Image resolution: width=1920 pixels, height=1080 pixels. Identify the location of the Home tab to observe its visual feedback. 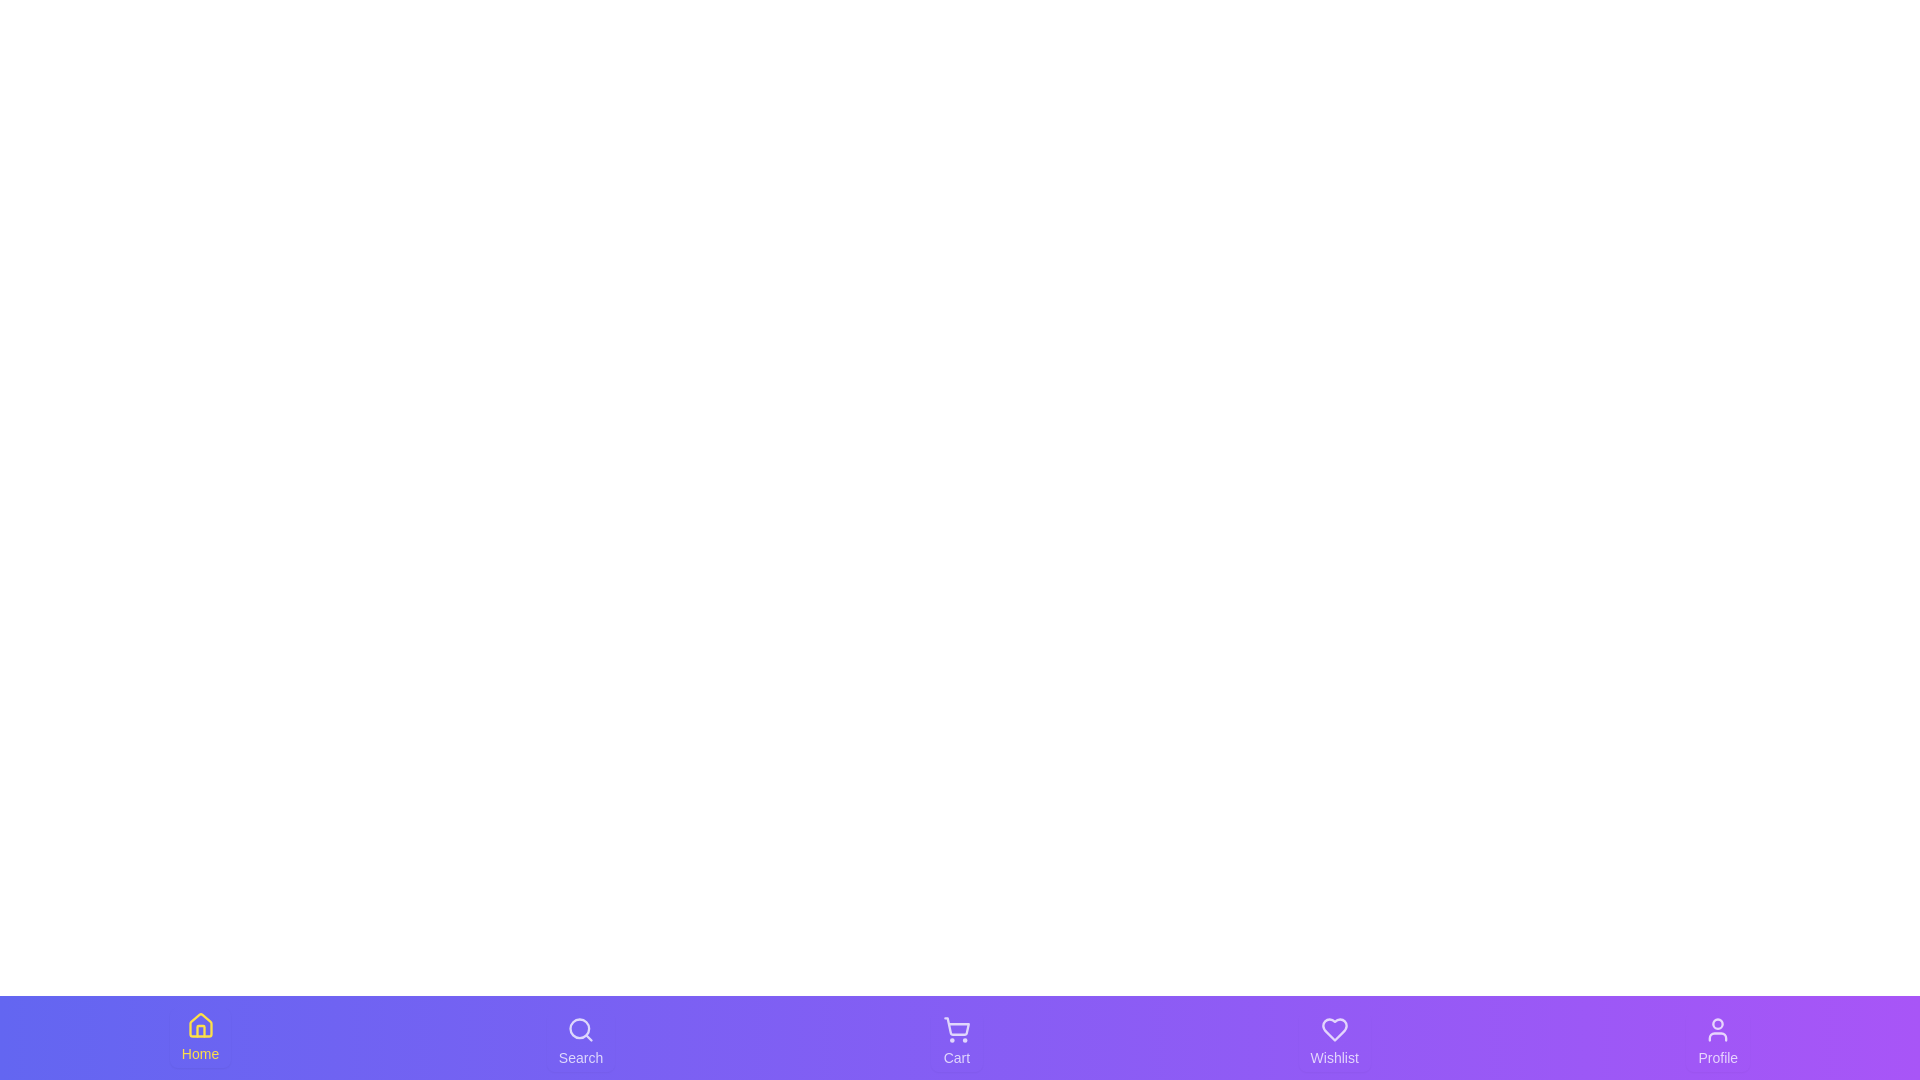
(200, 1036).